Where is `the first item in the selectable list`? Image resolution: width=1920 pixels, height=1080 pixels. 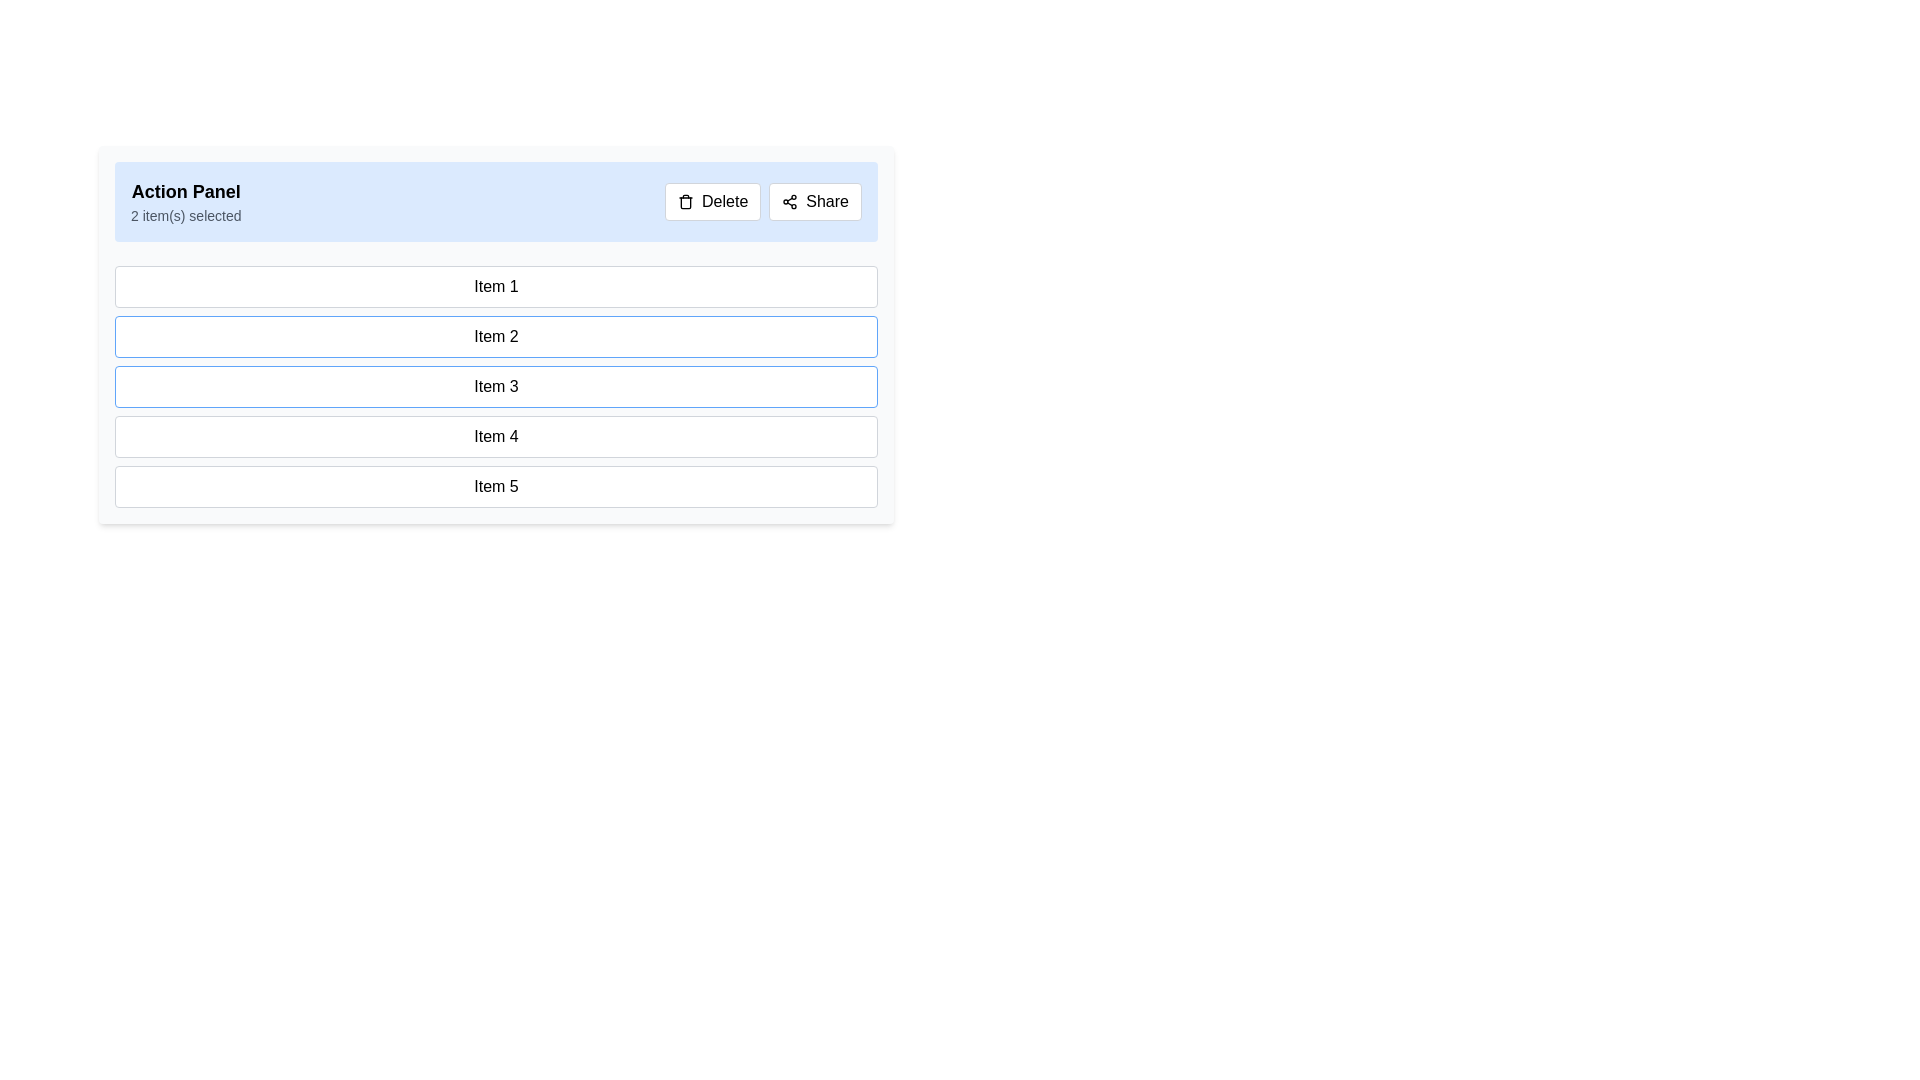
the first item in the selectable list is located at coordinates (496, 286).